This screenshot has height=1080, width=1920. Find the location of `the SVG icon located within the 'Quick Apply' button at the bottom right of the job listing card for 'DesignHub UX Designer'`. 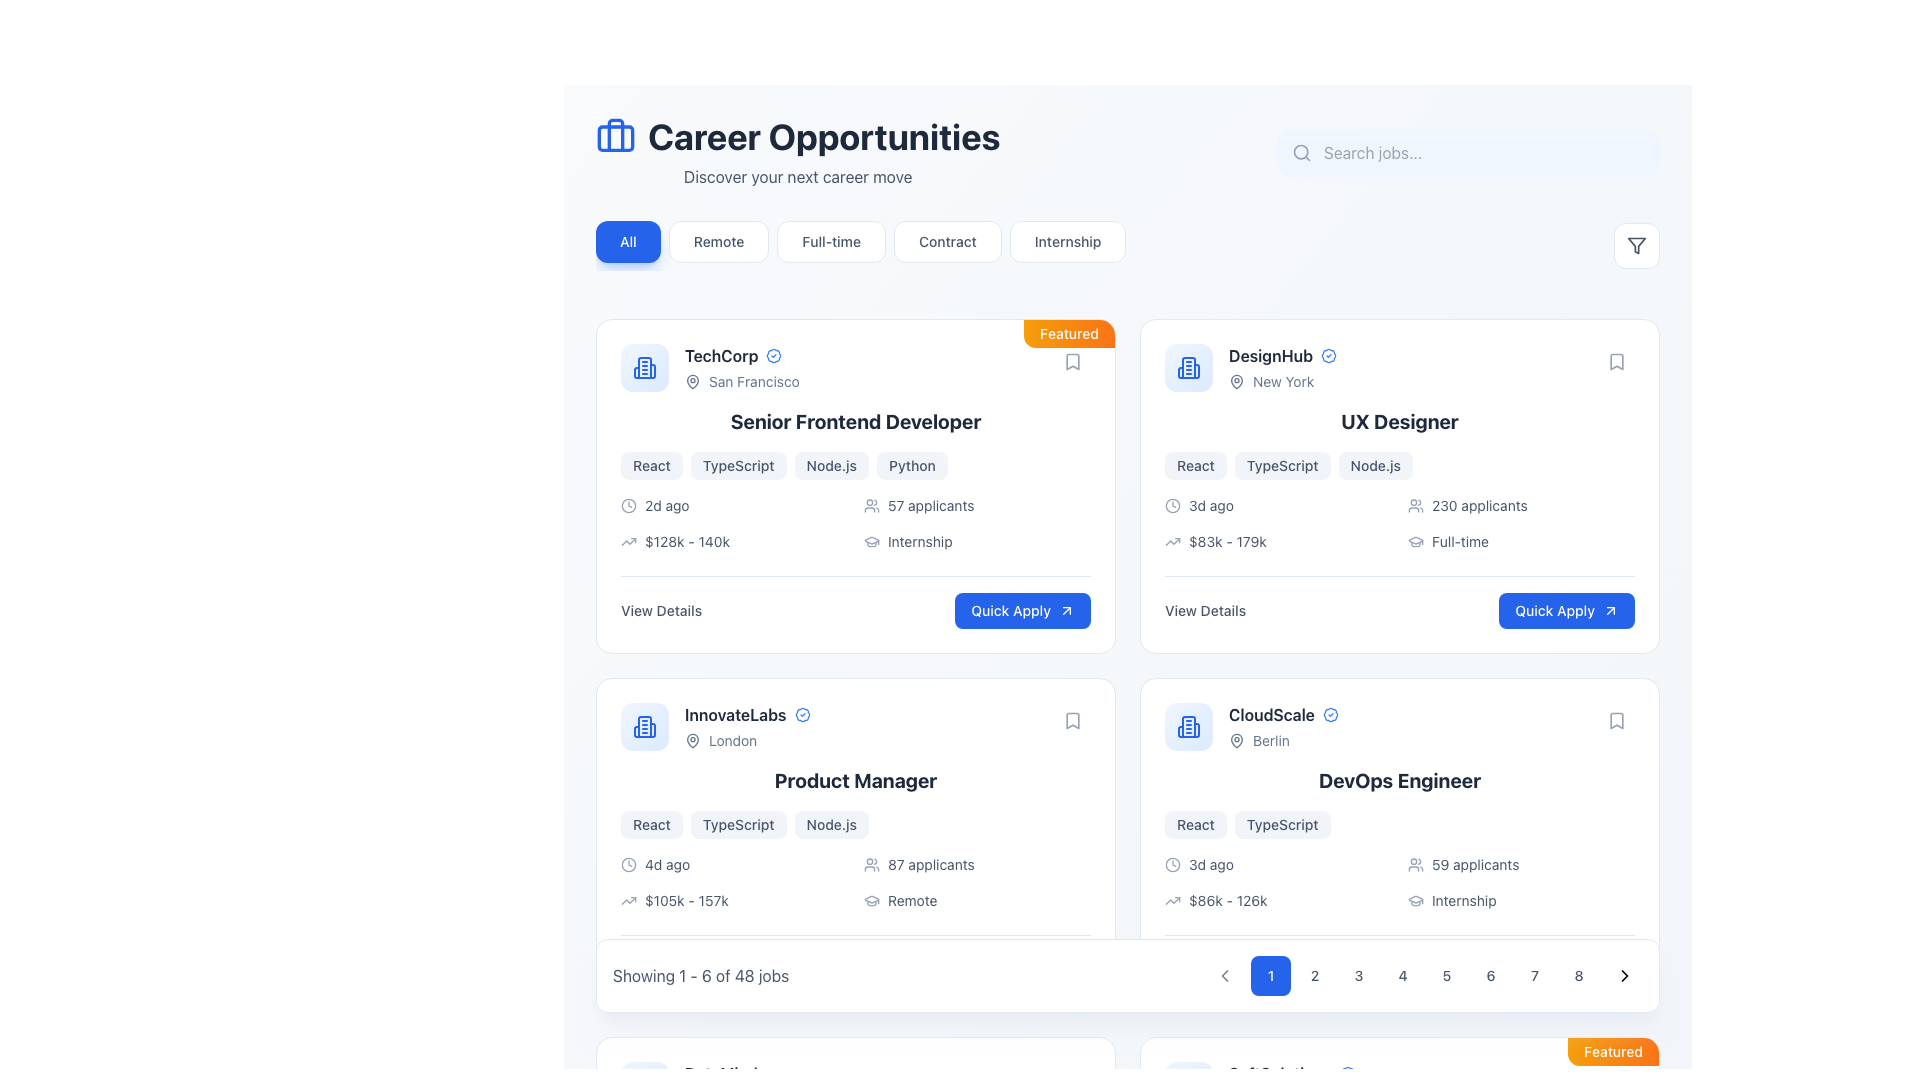

the SVG icon located within the 'Quick Apply' button at the bottom right of the job listing card for 'DesignHub UX Designer' is located at coordinates (1611, 609).